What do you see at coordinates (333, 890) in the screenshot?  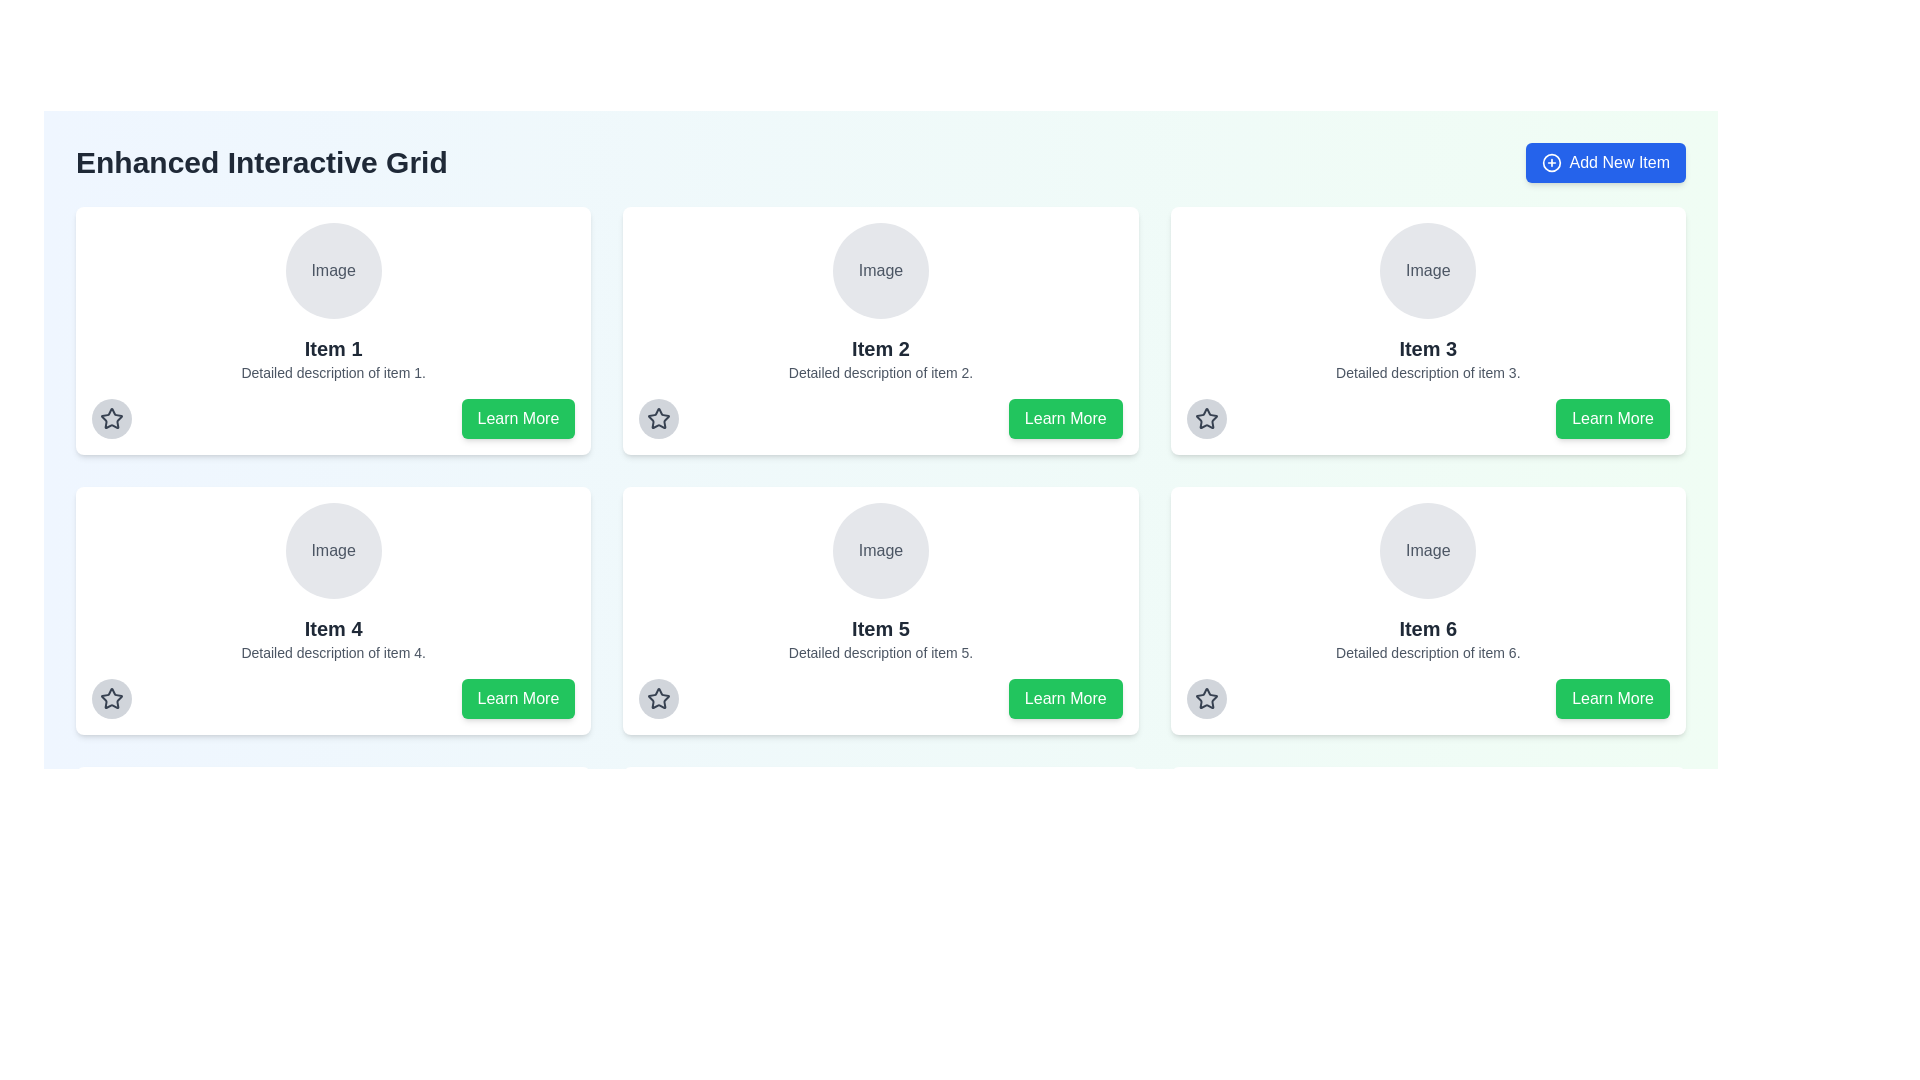 I see `the card component in the first column of the last row of a 3-by-3 grid for more information` at bounding box center [333, 890].